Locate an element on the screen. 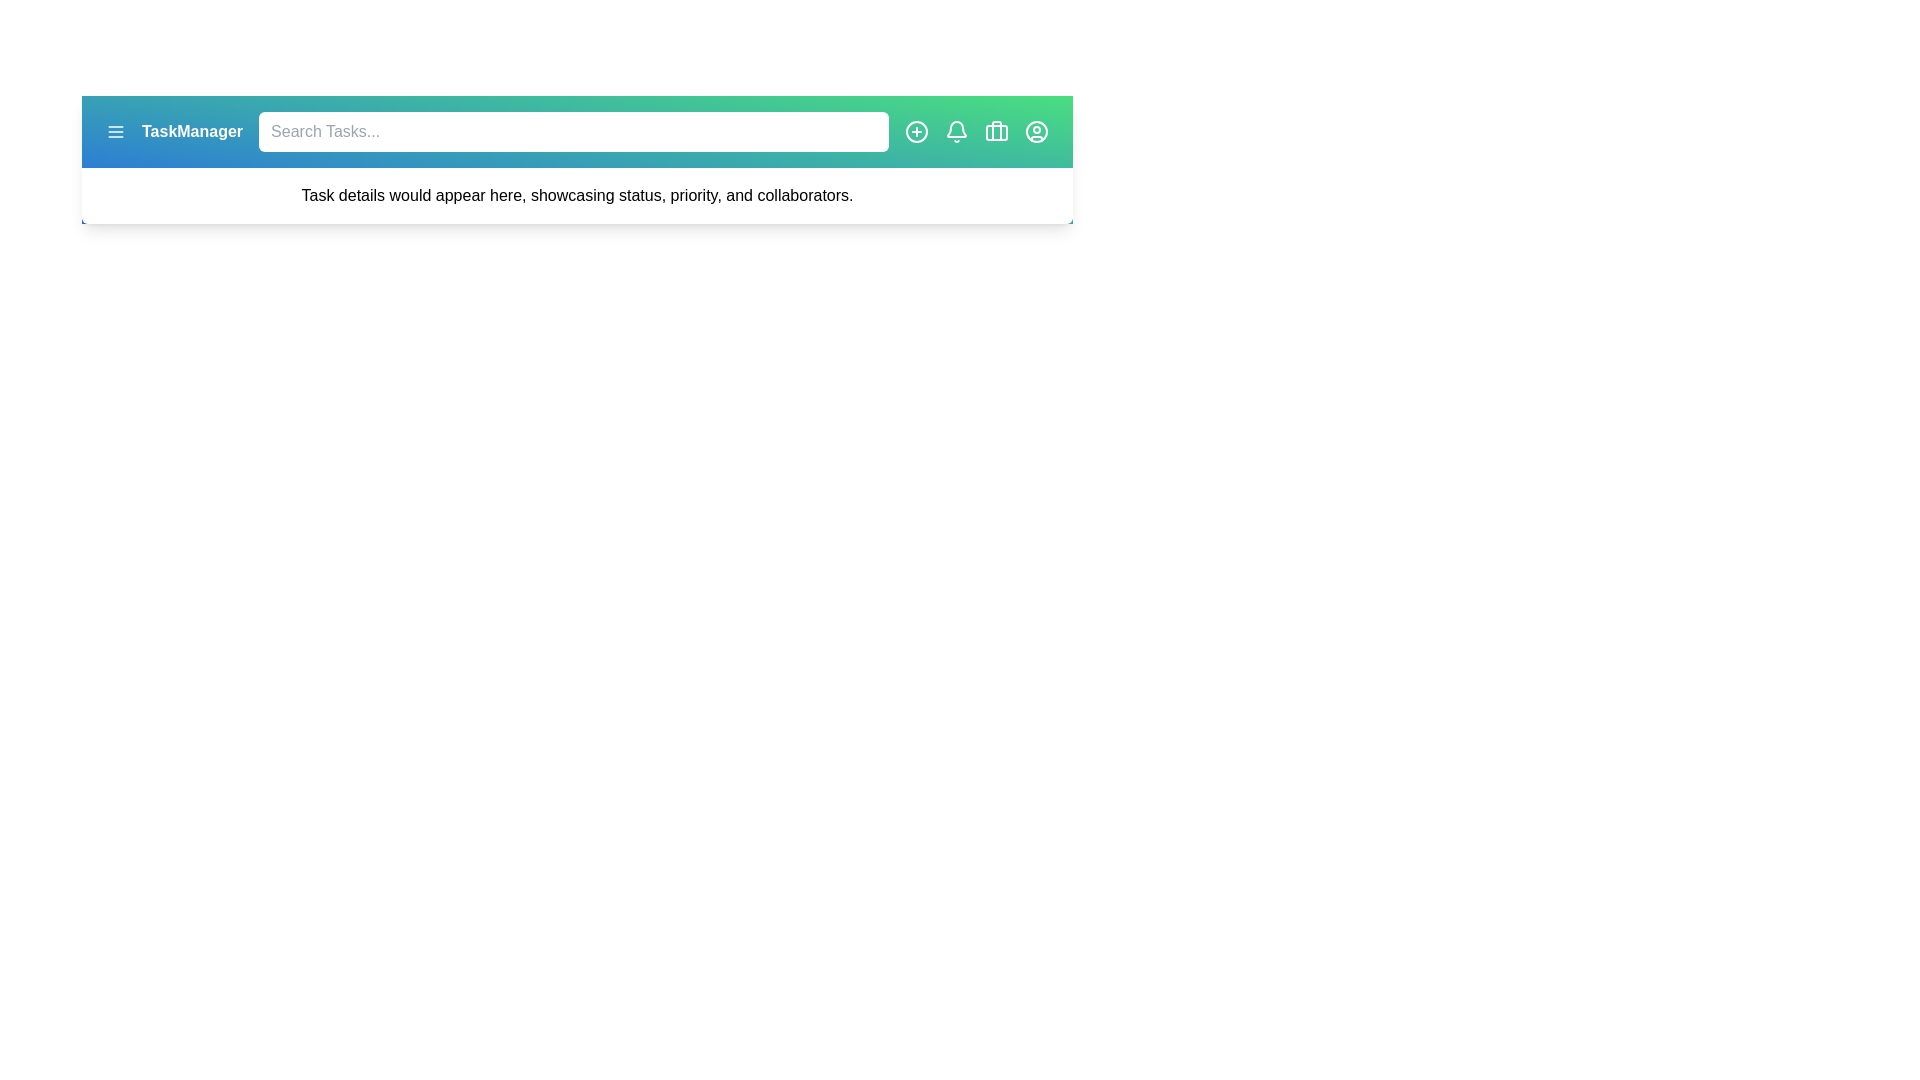  the navigation menu icon to open the menu is located at coordinates (114, 131).